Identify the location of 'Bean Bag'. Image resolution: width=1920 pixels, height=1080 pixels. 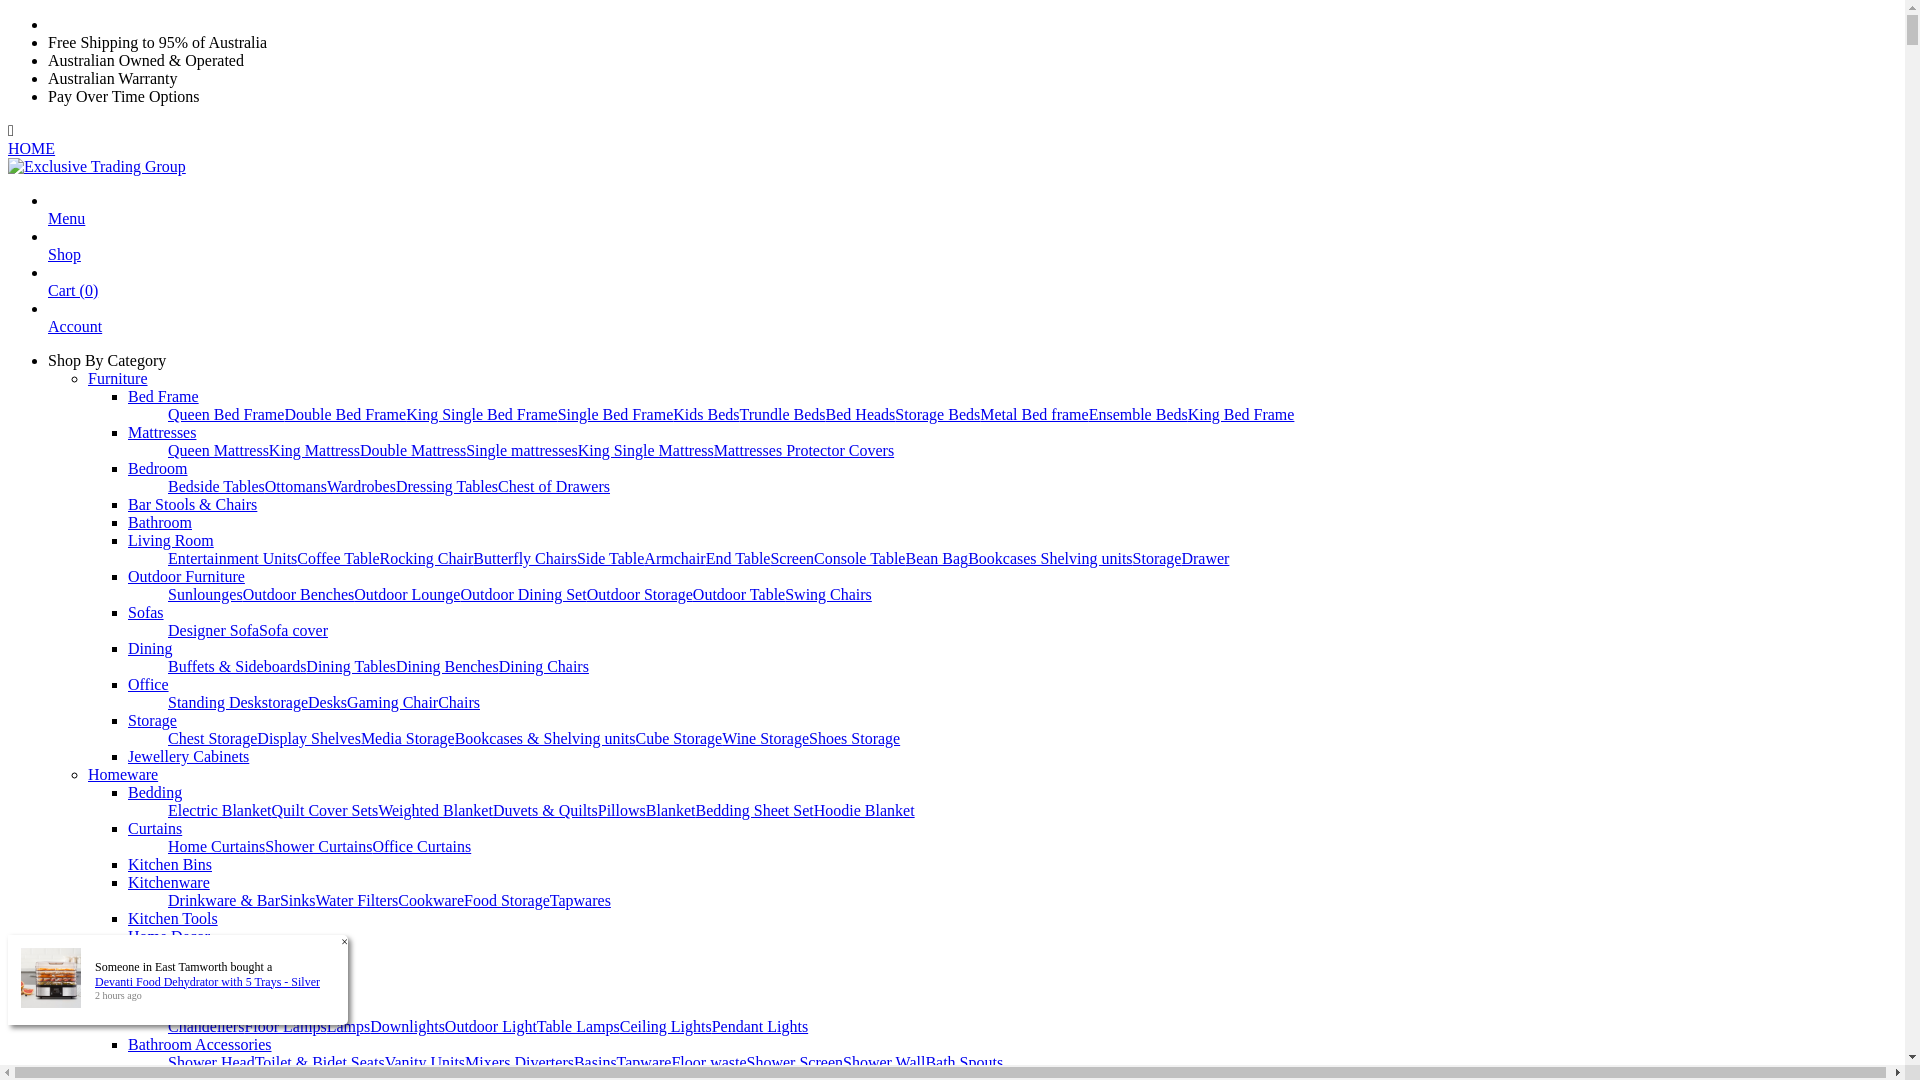
(935, 558).